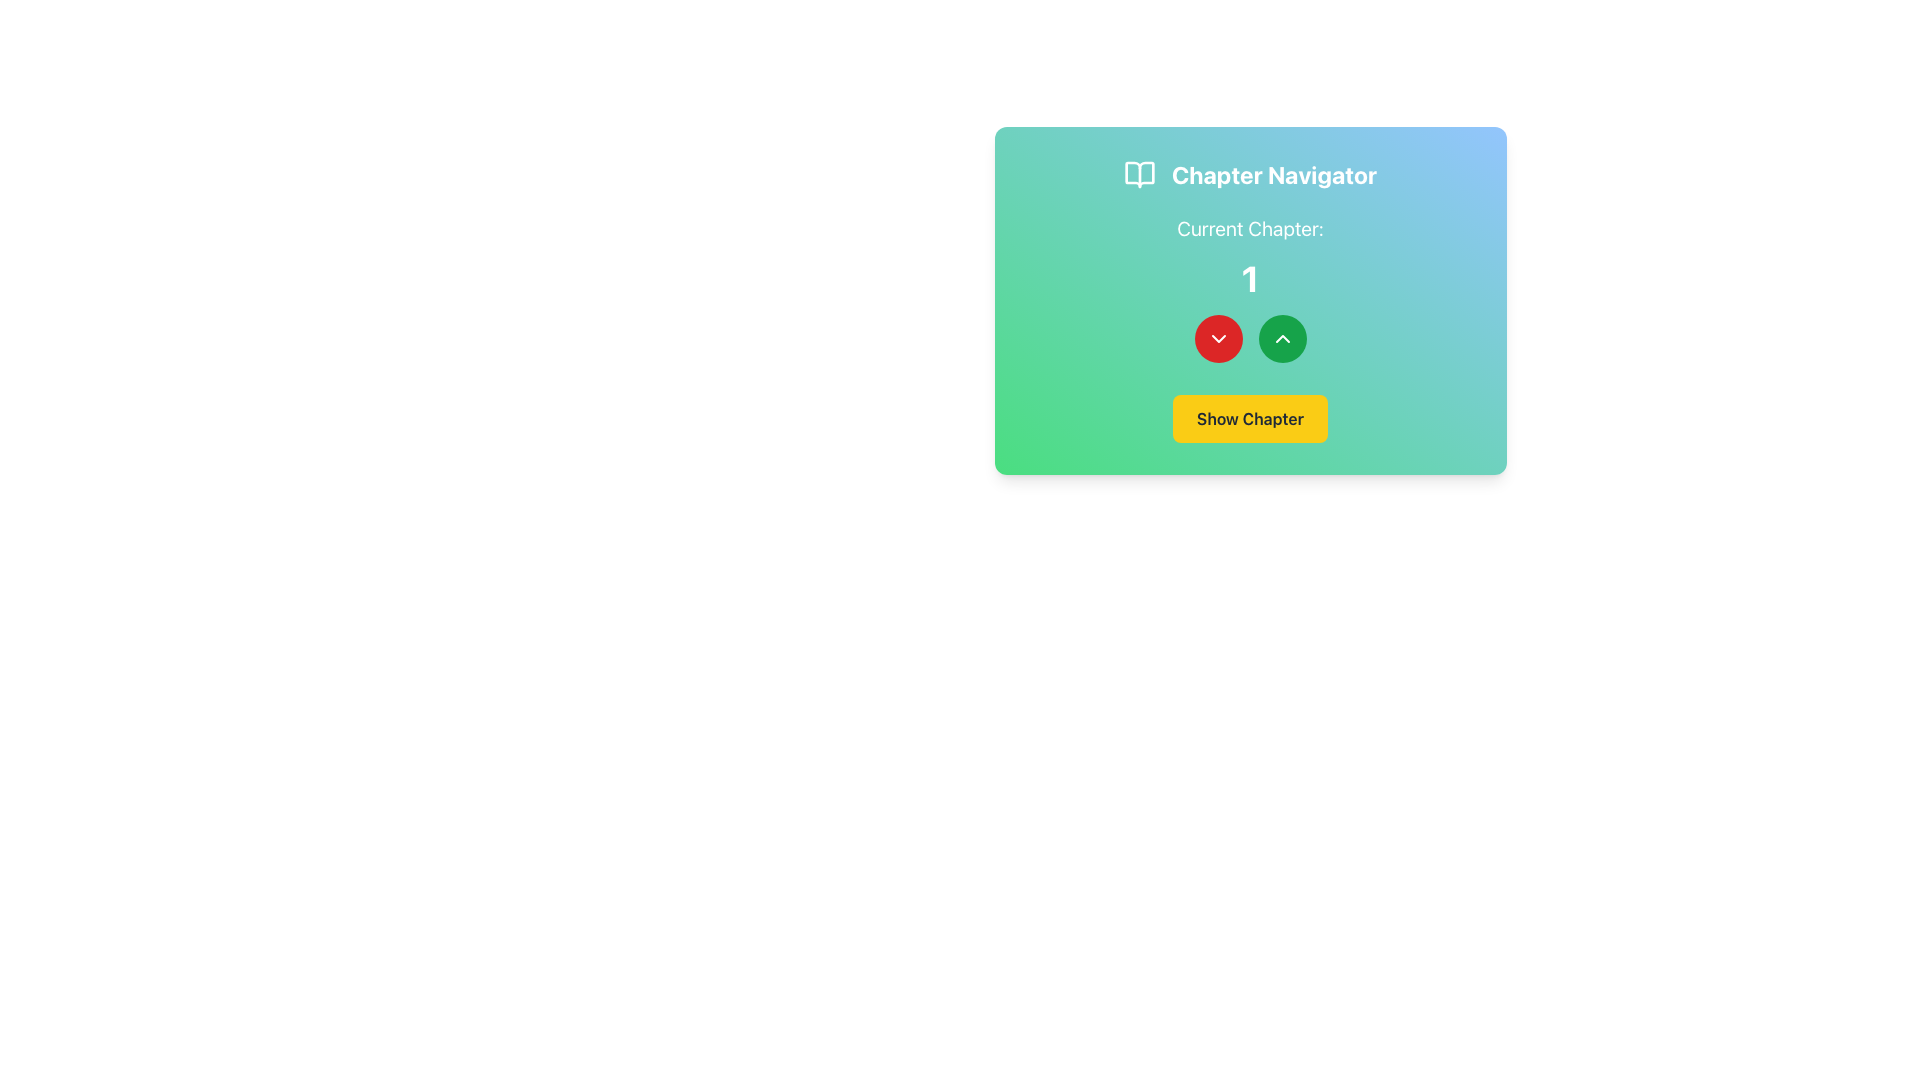 This screenshot has width=1920, height=1080. What do you see at coordinates (1249, 418) in the screenshot?
I see `the 'Show Chapter' button with a yellow background located at the bottom center of the 'Chapter Navigator' card to observe its hover effect` at bounding box center [1249, 418].